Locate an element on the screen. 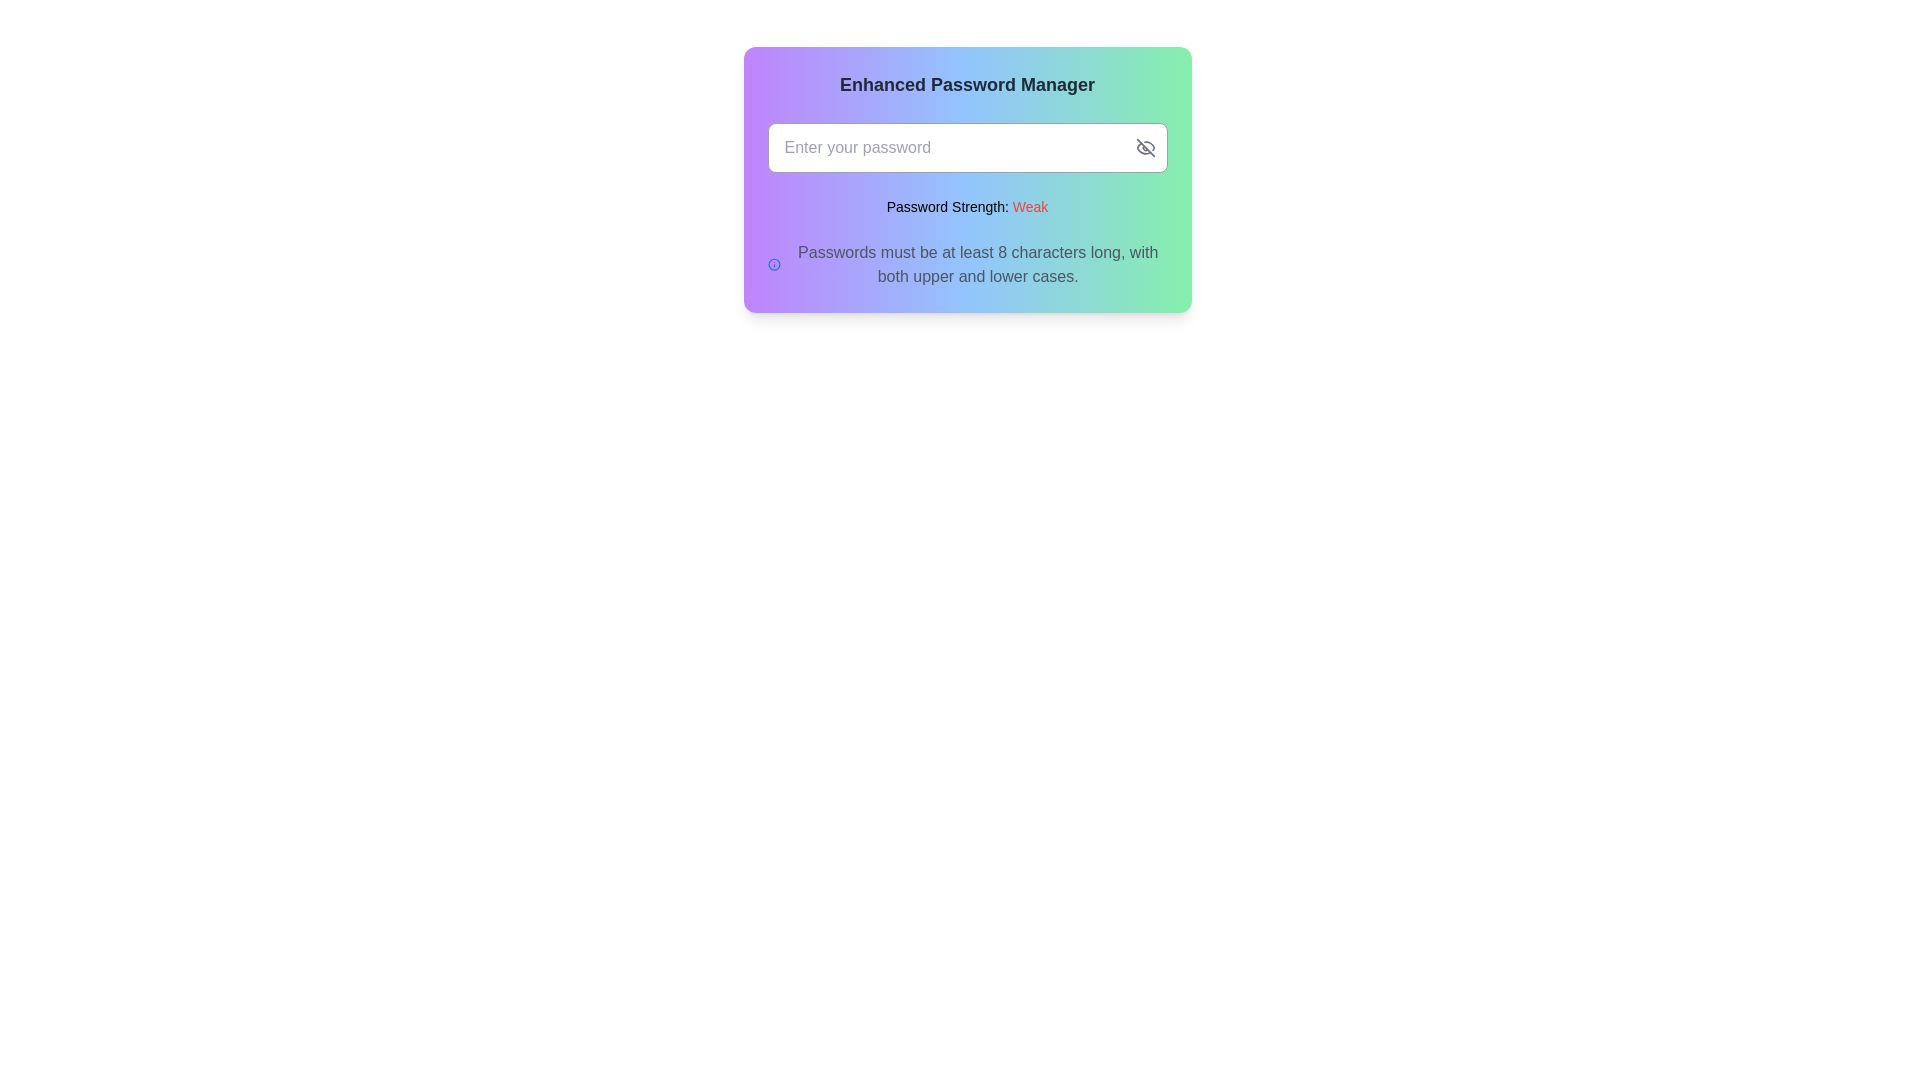 The width and height of the screenshot is (1920, 1080). the lower curved line of the eye icon in the top right section of the password management dialog, which represents the action of toggling password visibility is located at coordinates (1143, 147).